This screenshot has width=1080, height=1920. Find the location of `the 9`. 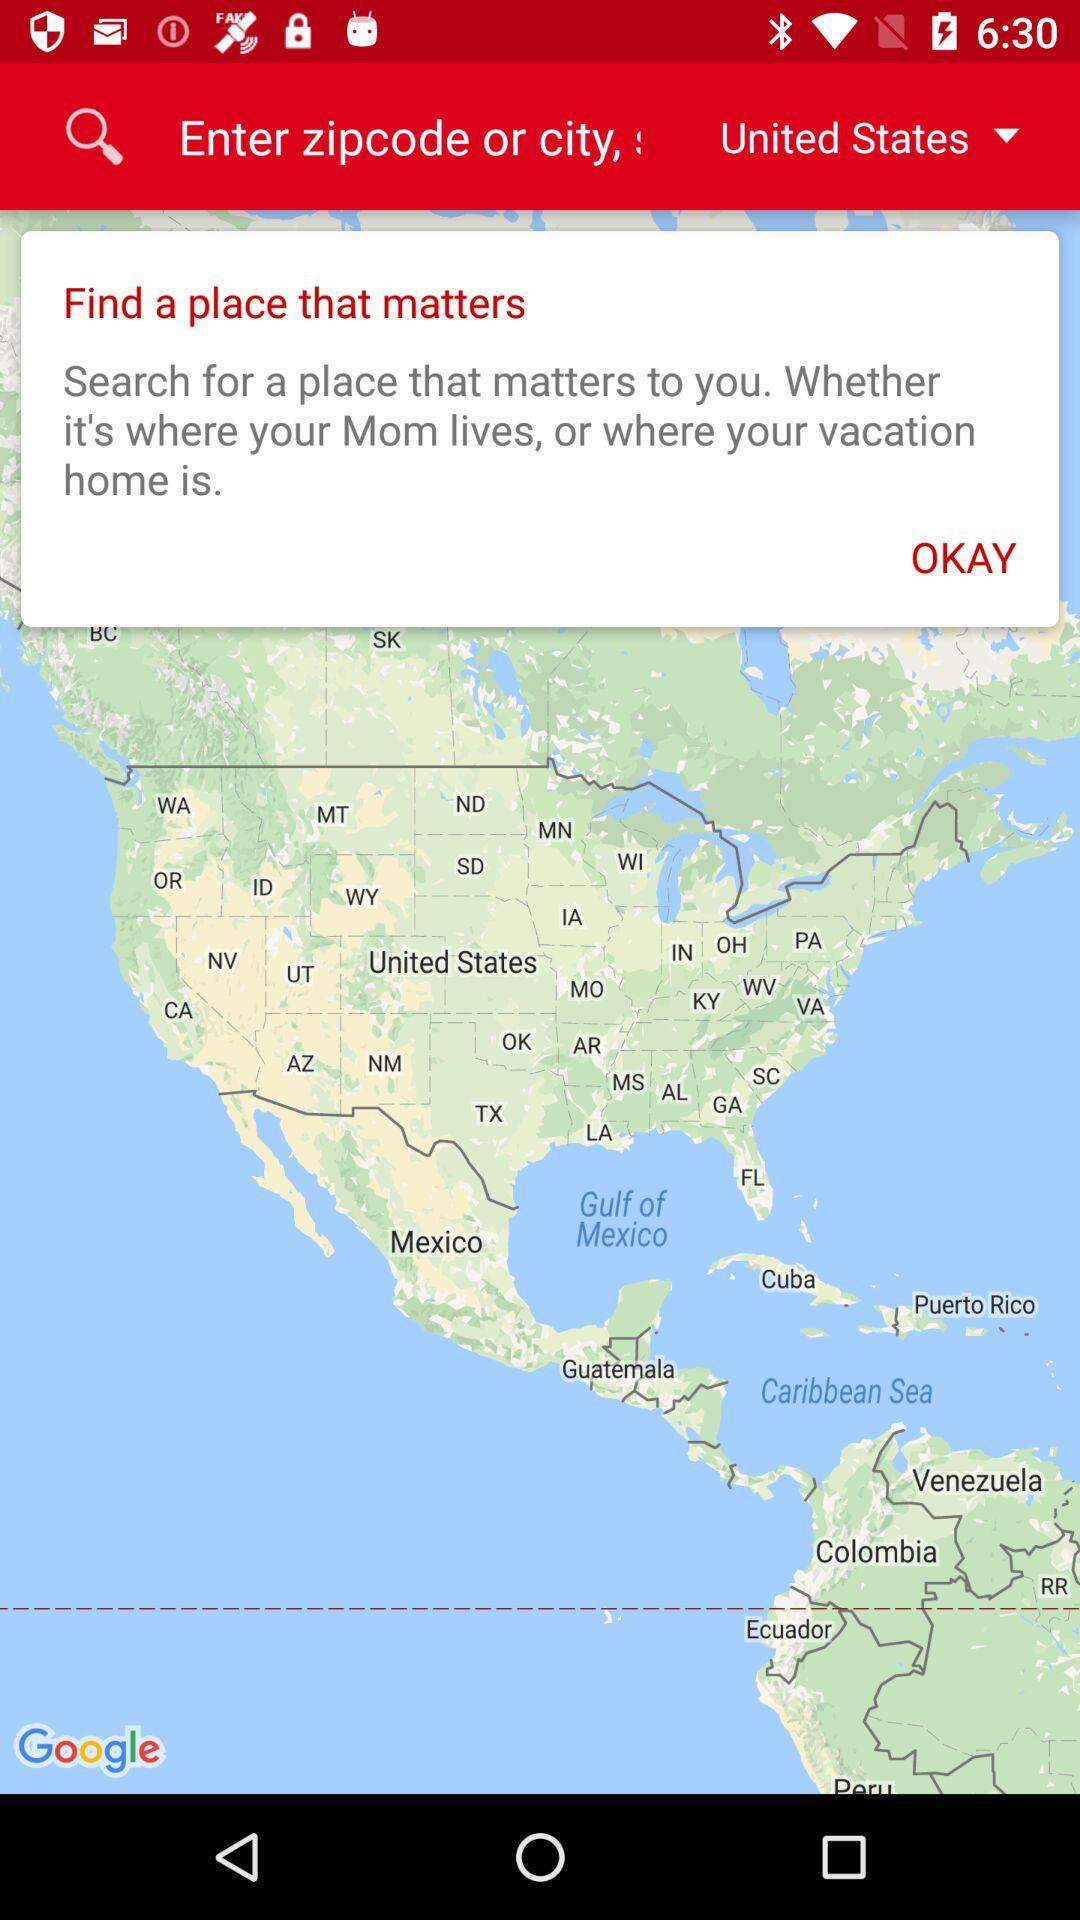

the 9 is located at coordinates (407, 135).